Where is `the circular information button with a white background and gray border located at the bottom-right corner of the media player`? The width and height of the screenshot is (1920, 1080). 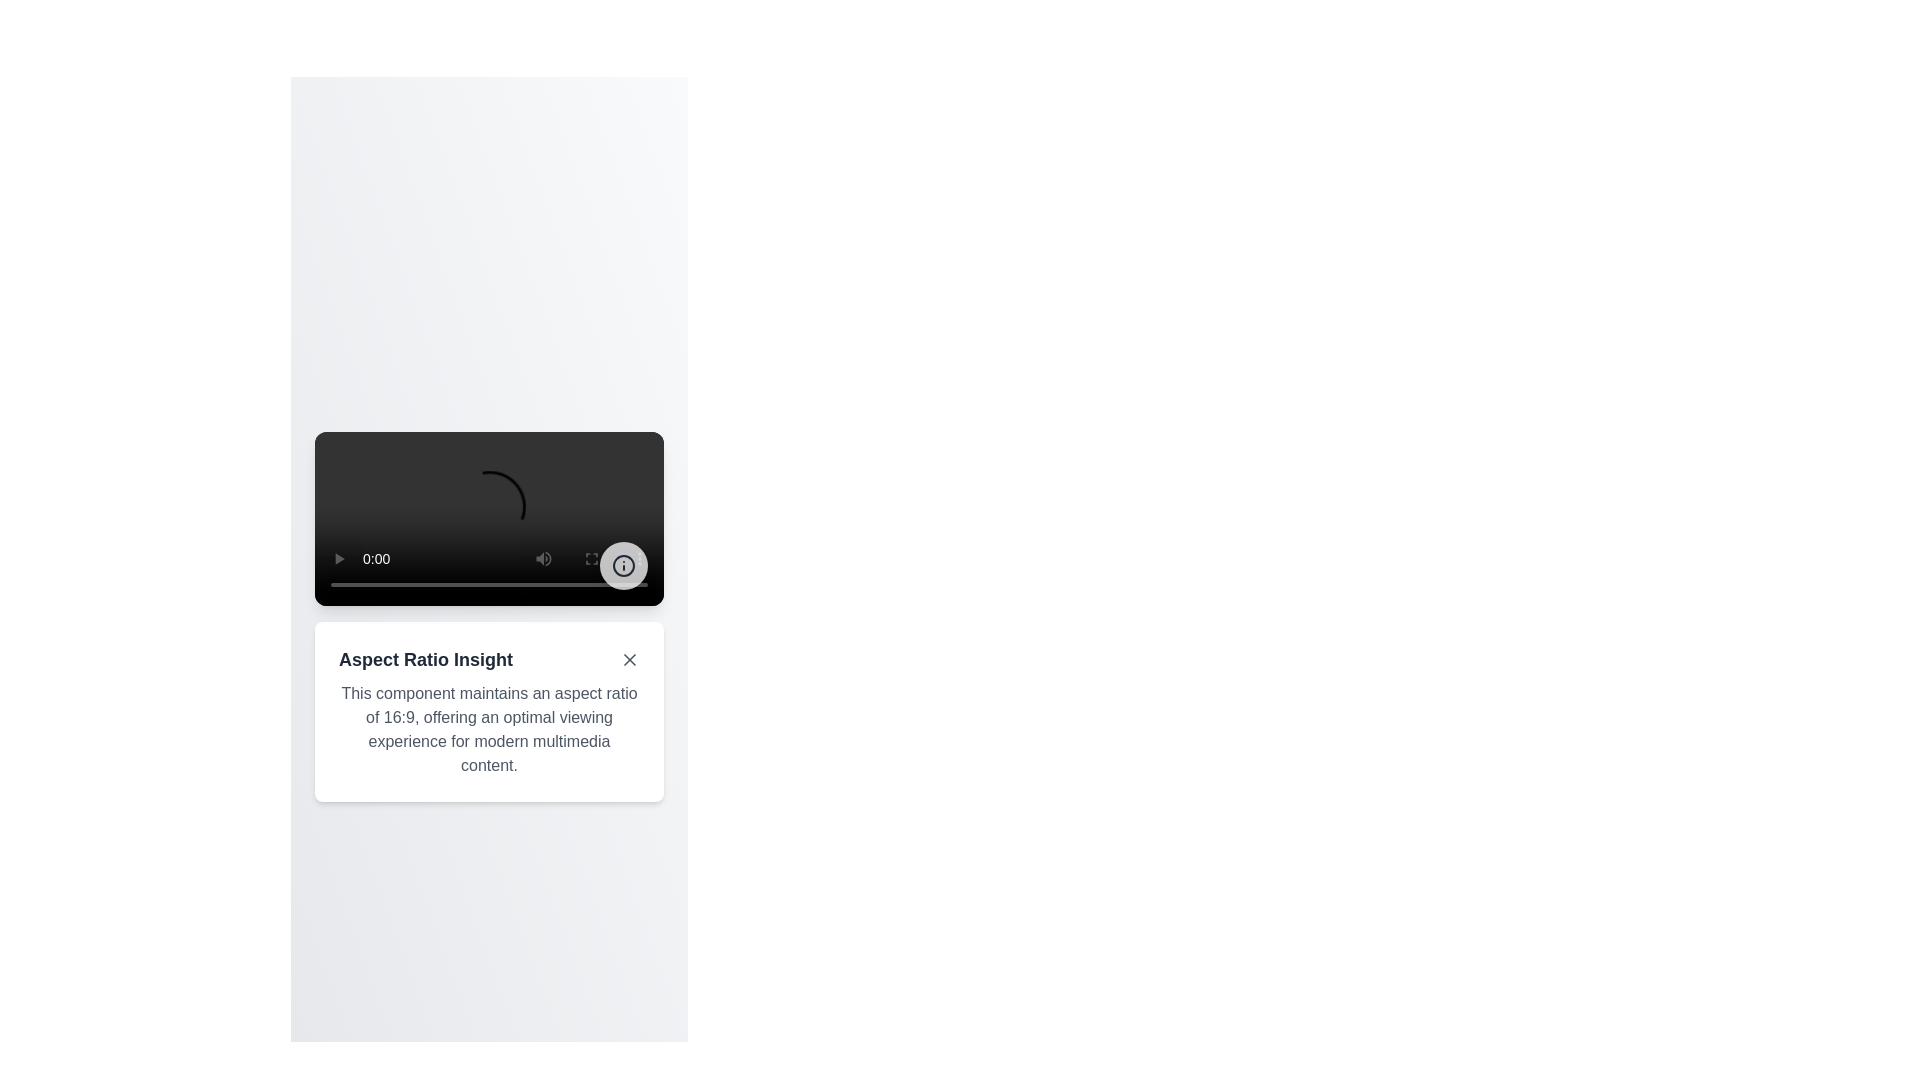 the circular information button with a white background and gray border located at the bottom-right corner of the media player is located at coordinates (623, 566).